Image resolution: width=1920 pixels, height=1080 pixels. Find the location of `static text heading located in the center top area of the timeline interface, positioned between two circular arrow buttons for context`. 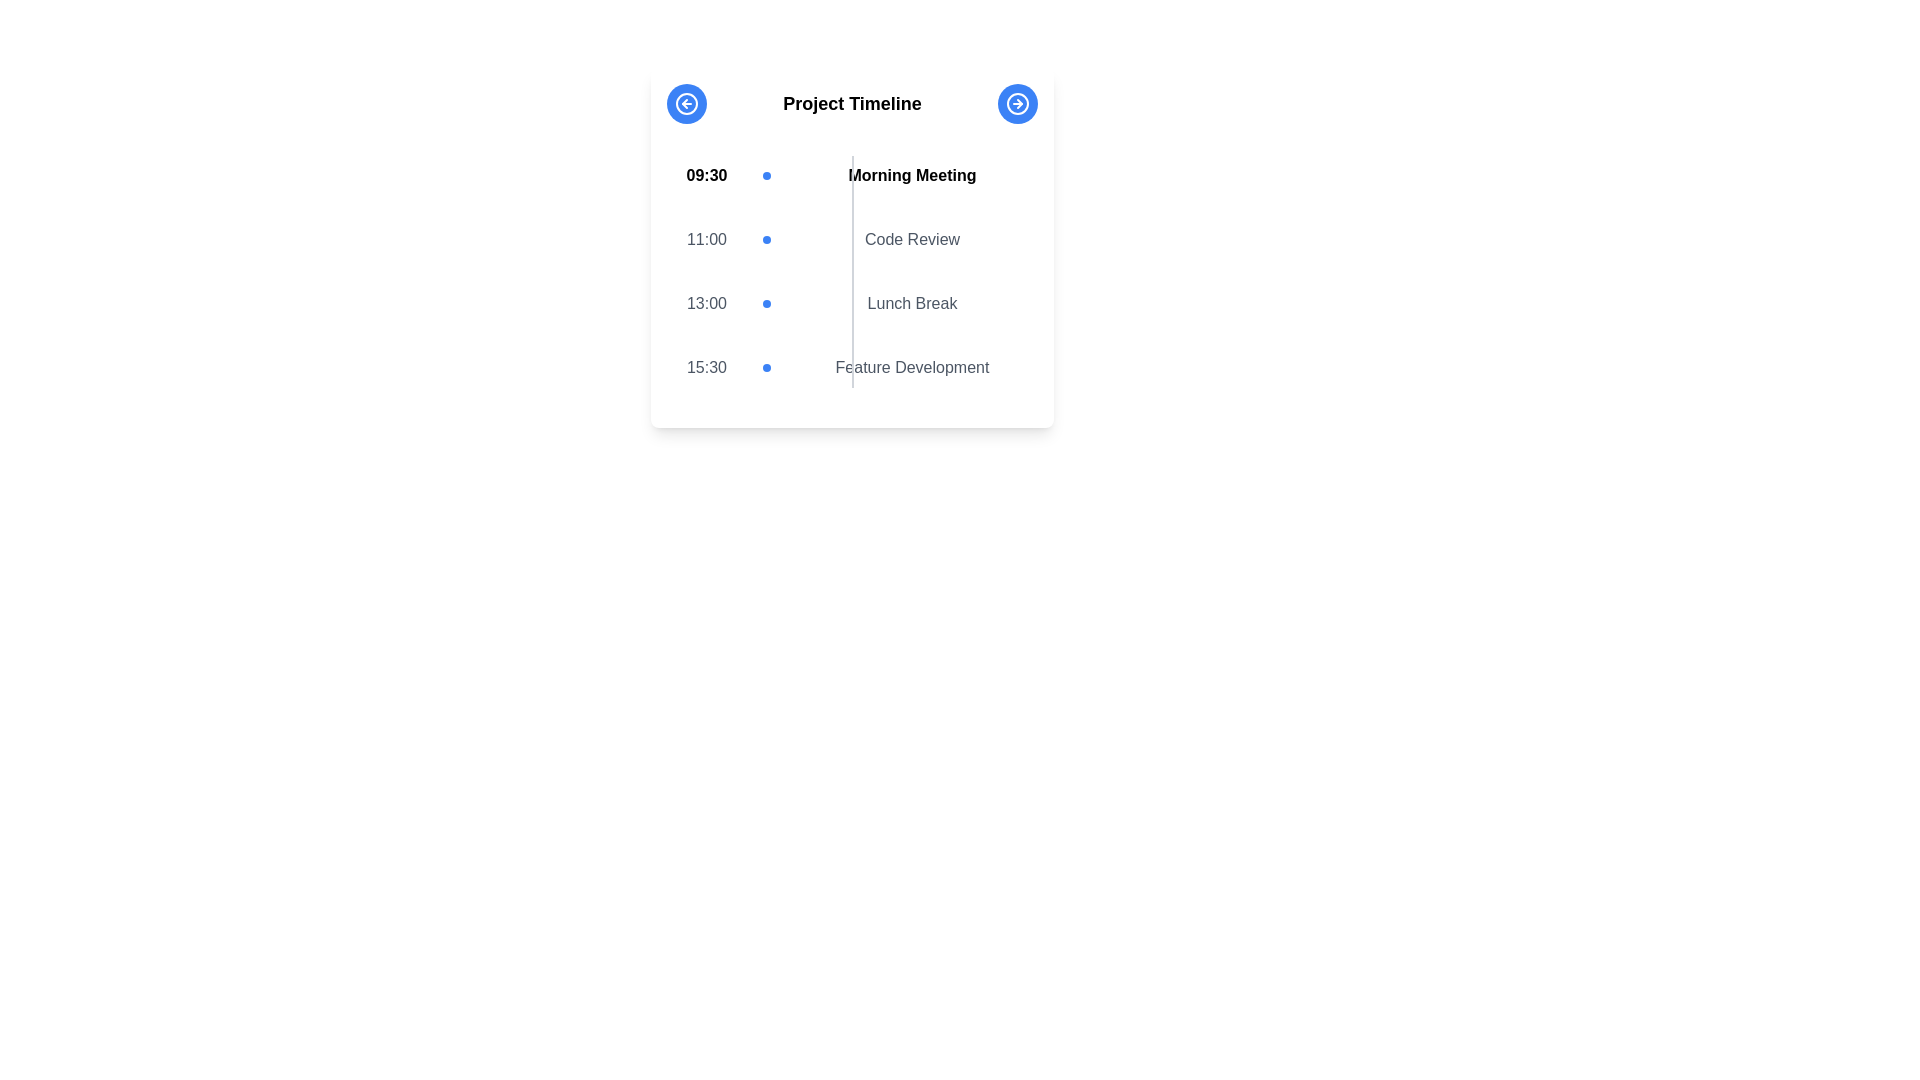

static text heading located in the center top area of the timeline interface, positioned between two circular arrow buttons for context is located at coordinates (852, 104).